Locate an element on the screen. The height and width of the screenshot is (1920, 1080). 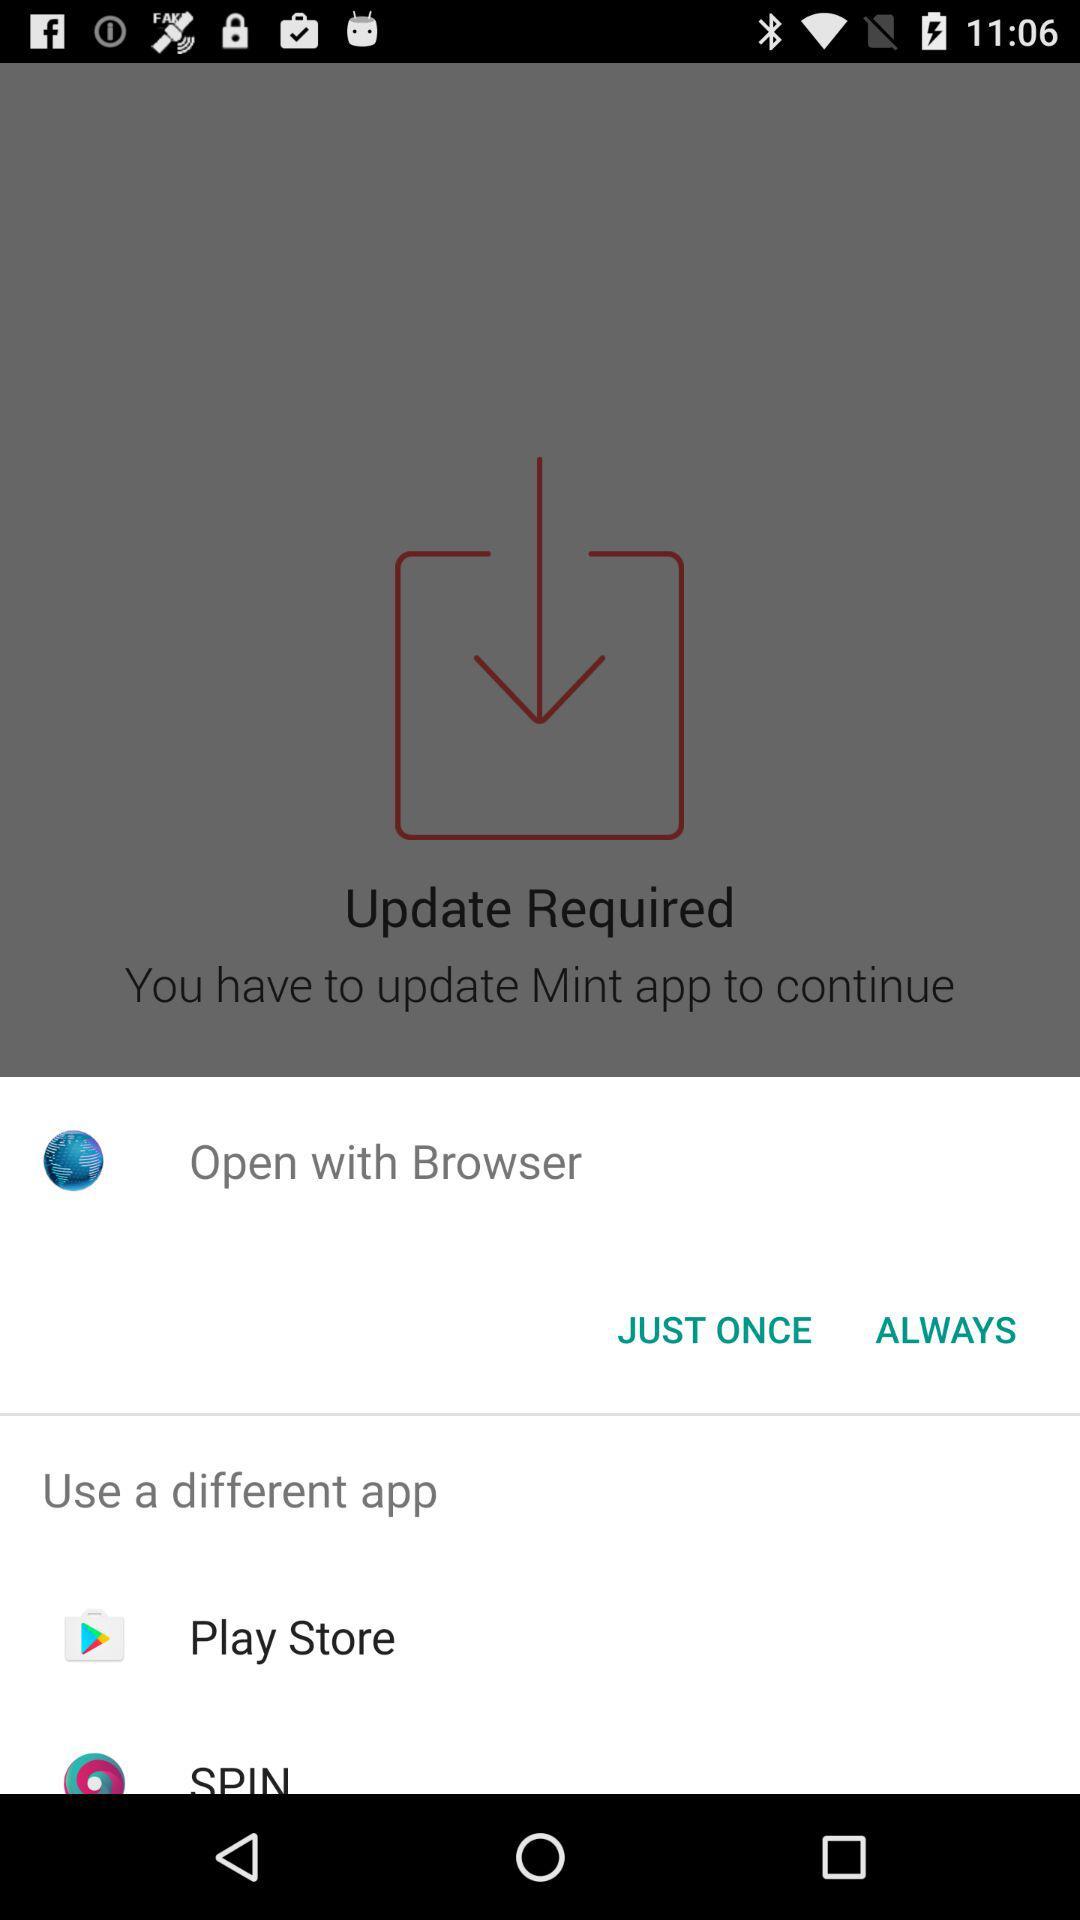
the just once item is located at coordinates (713, 1329).